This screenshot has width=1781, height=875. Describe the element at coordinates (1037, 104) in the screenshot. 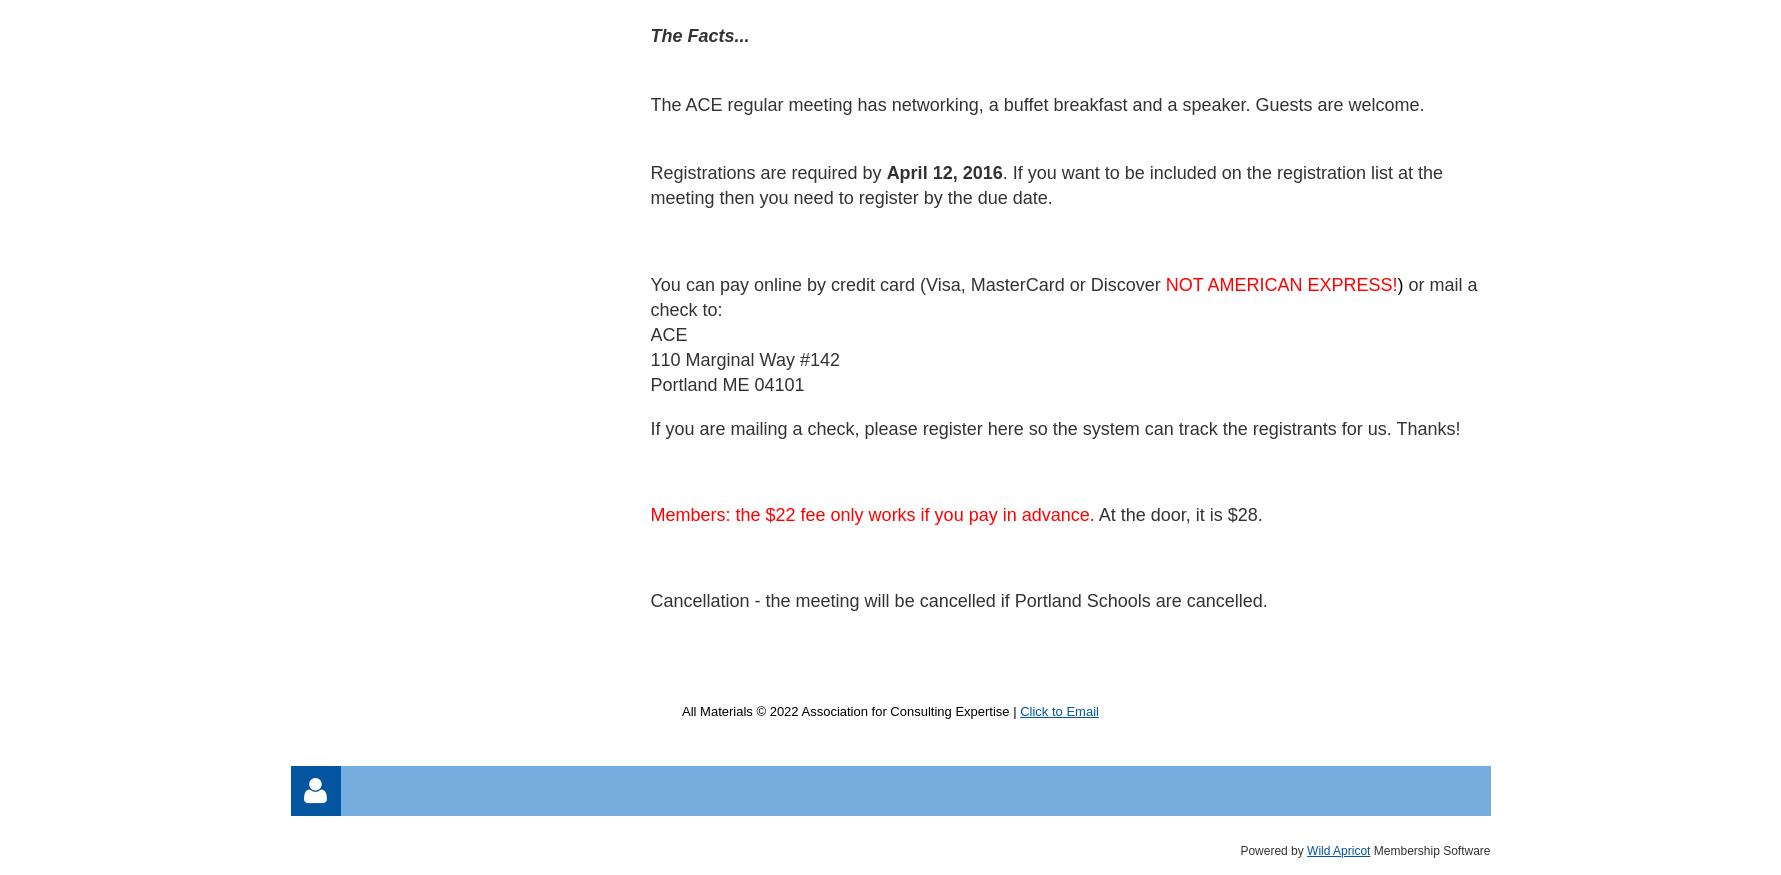

I see `'The ACE regular meeting has networking, a buffet breakfast and a speaker. Guests are welcome.'` at that location.